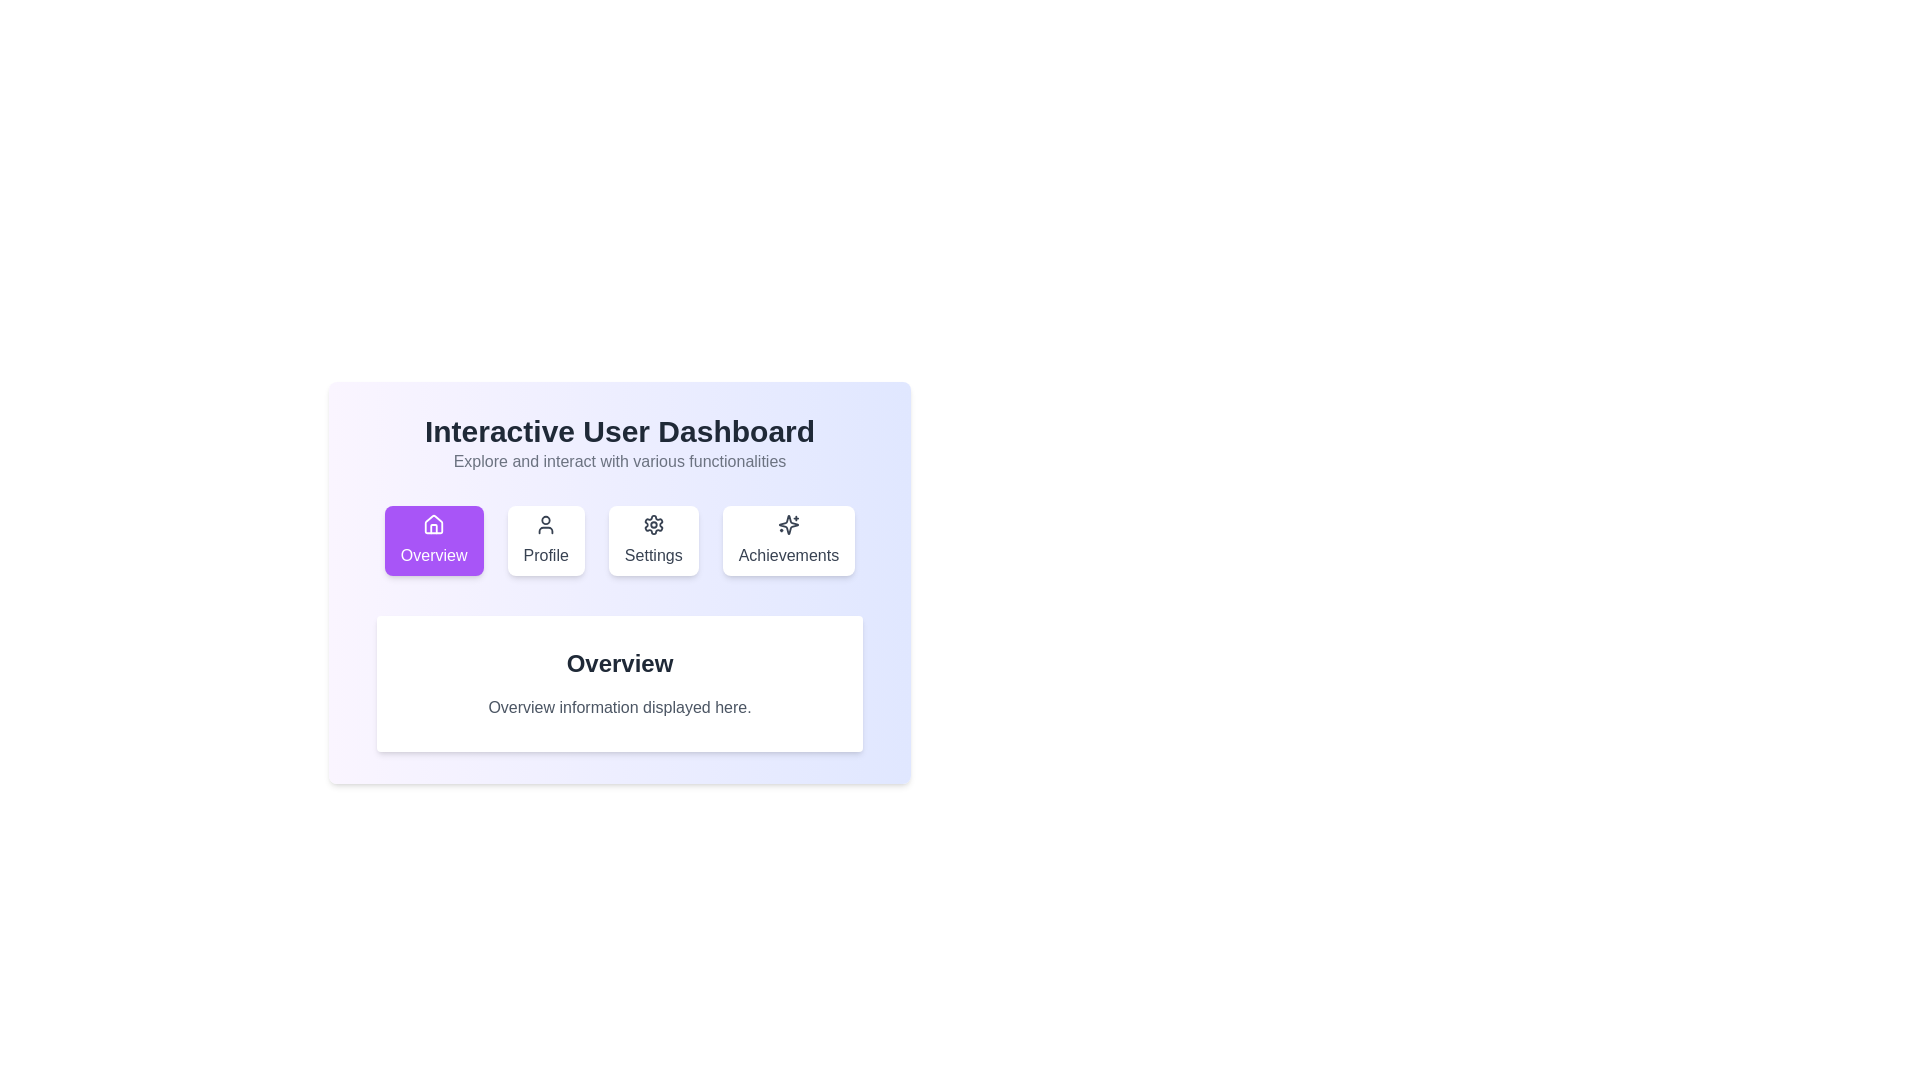  What do you see at coordinates (546, 555) in the screenshot?
I see `text label displaying 'Profile' in dark gray color, centrally positioned below the user profile icon in the Interactive User Dashboard` at bounding box center [546, 555].